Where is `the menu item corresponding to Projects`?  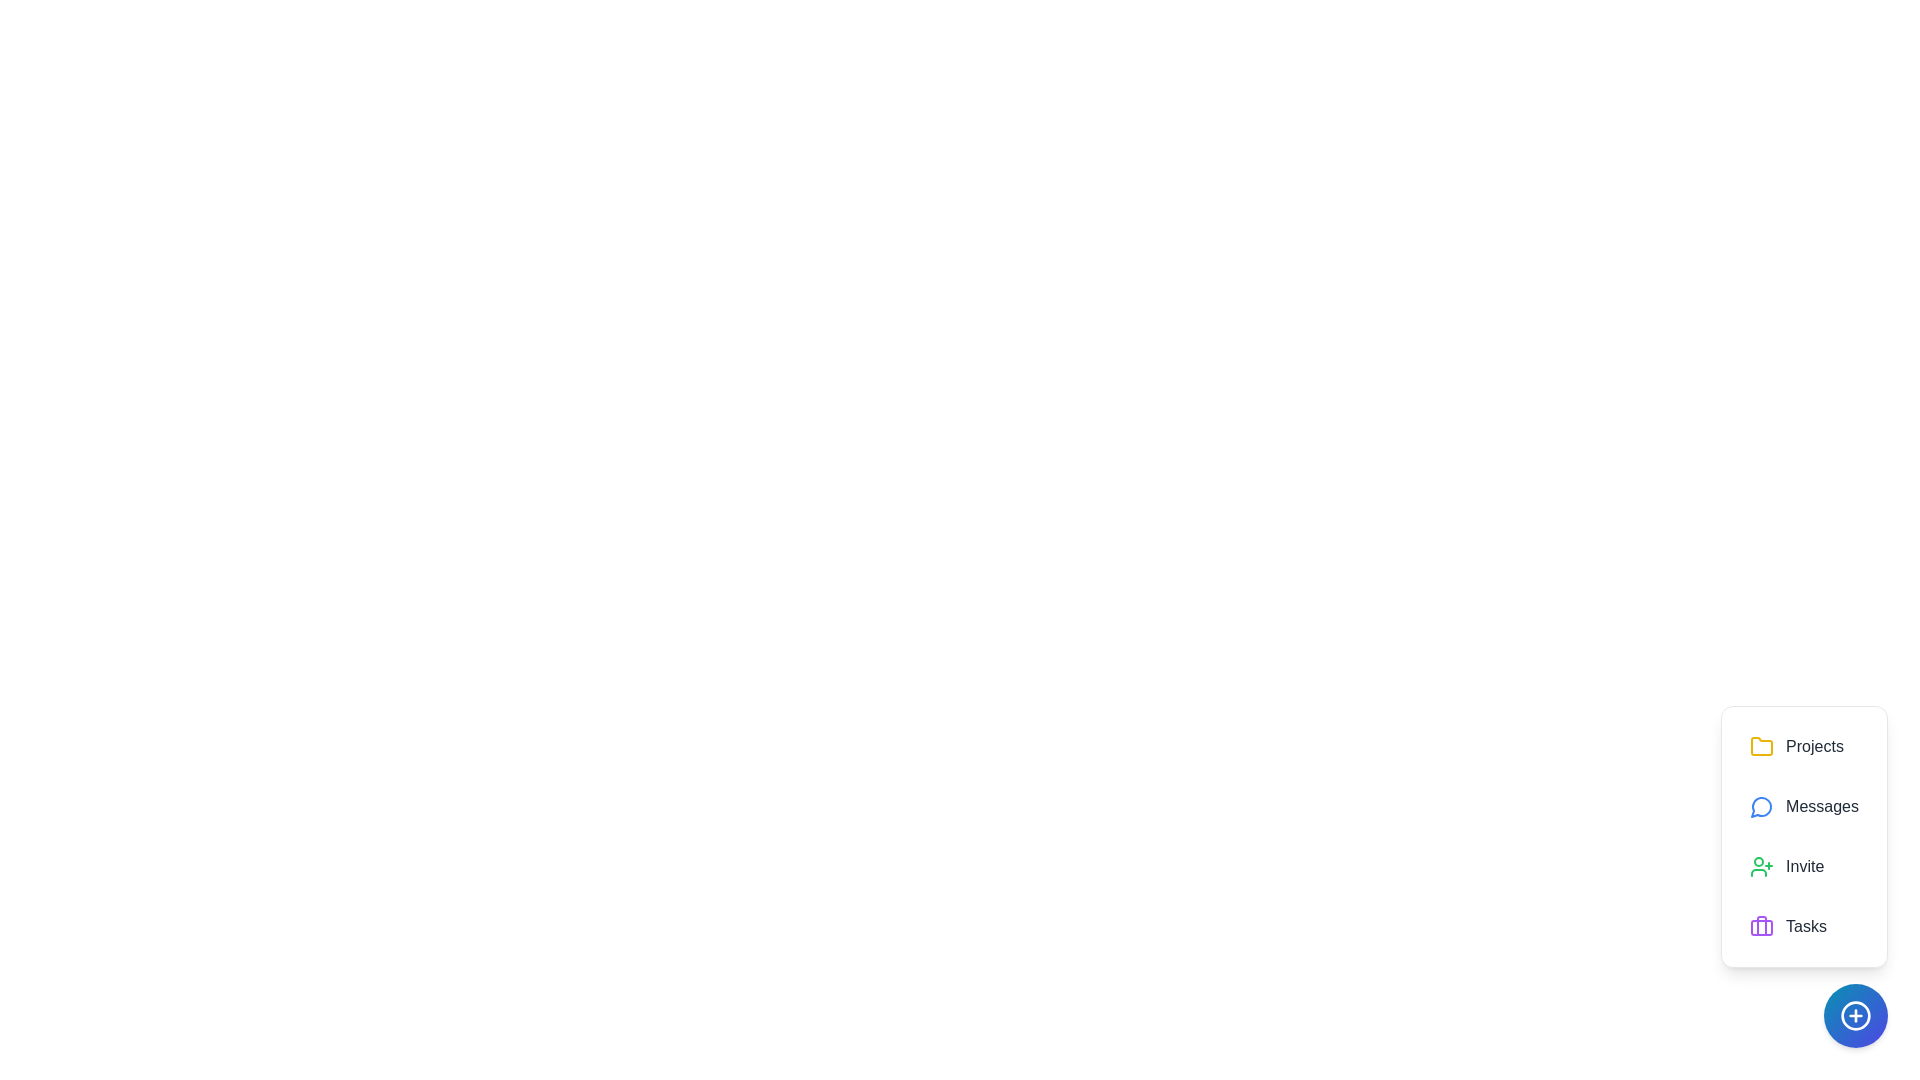
the menu item corresponding to Projects is located at coordinates (1804, 747).